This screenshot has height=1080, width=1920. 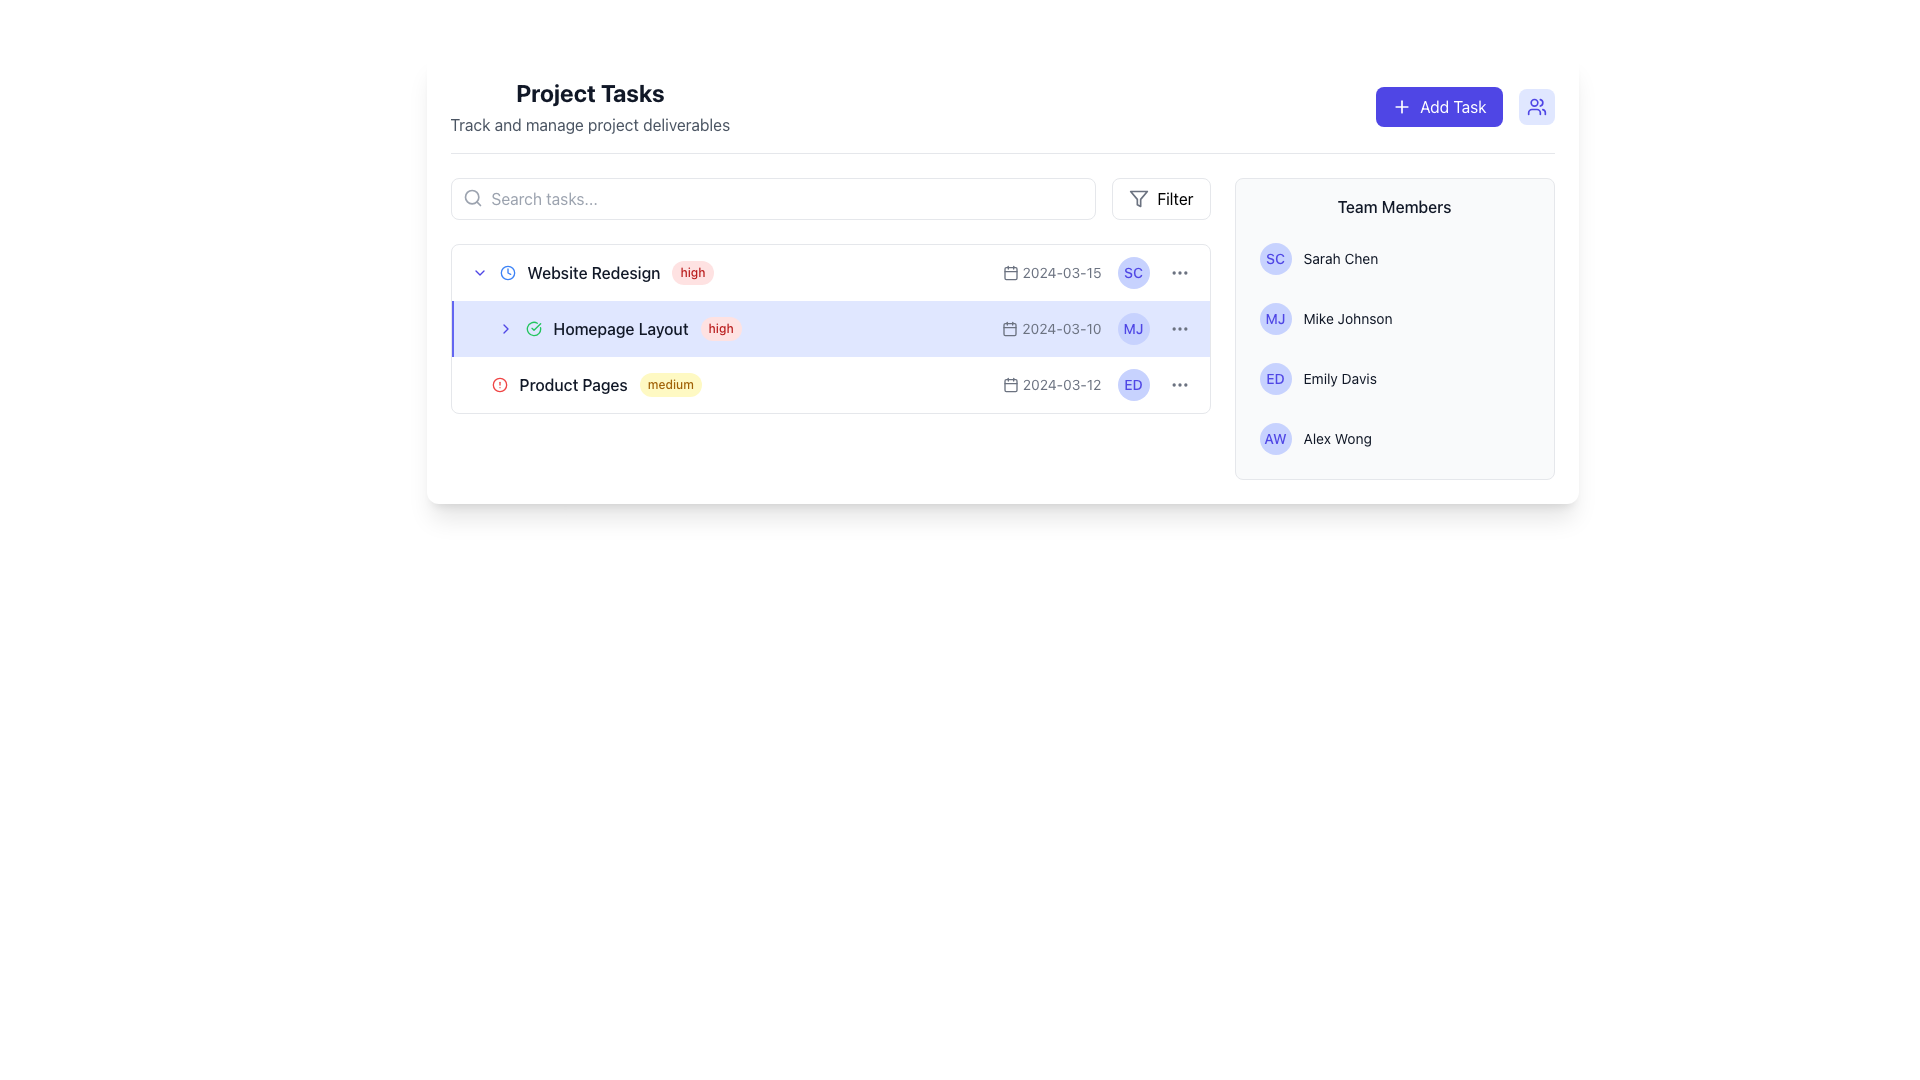 I want to click on the team member list item representing 'Mike Johnson', so click(x=1393, y=318).